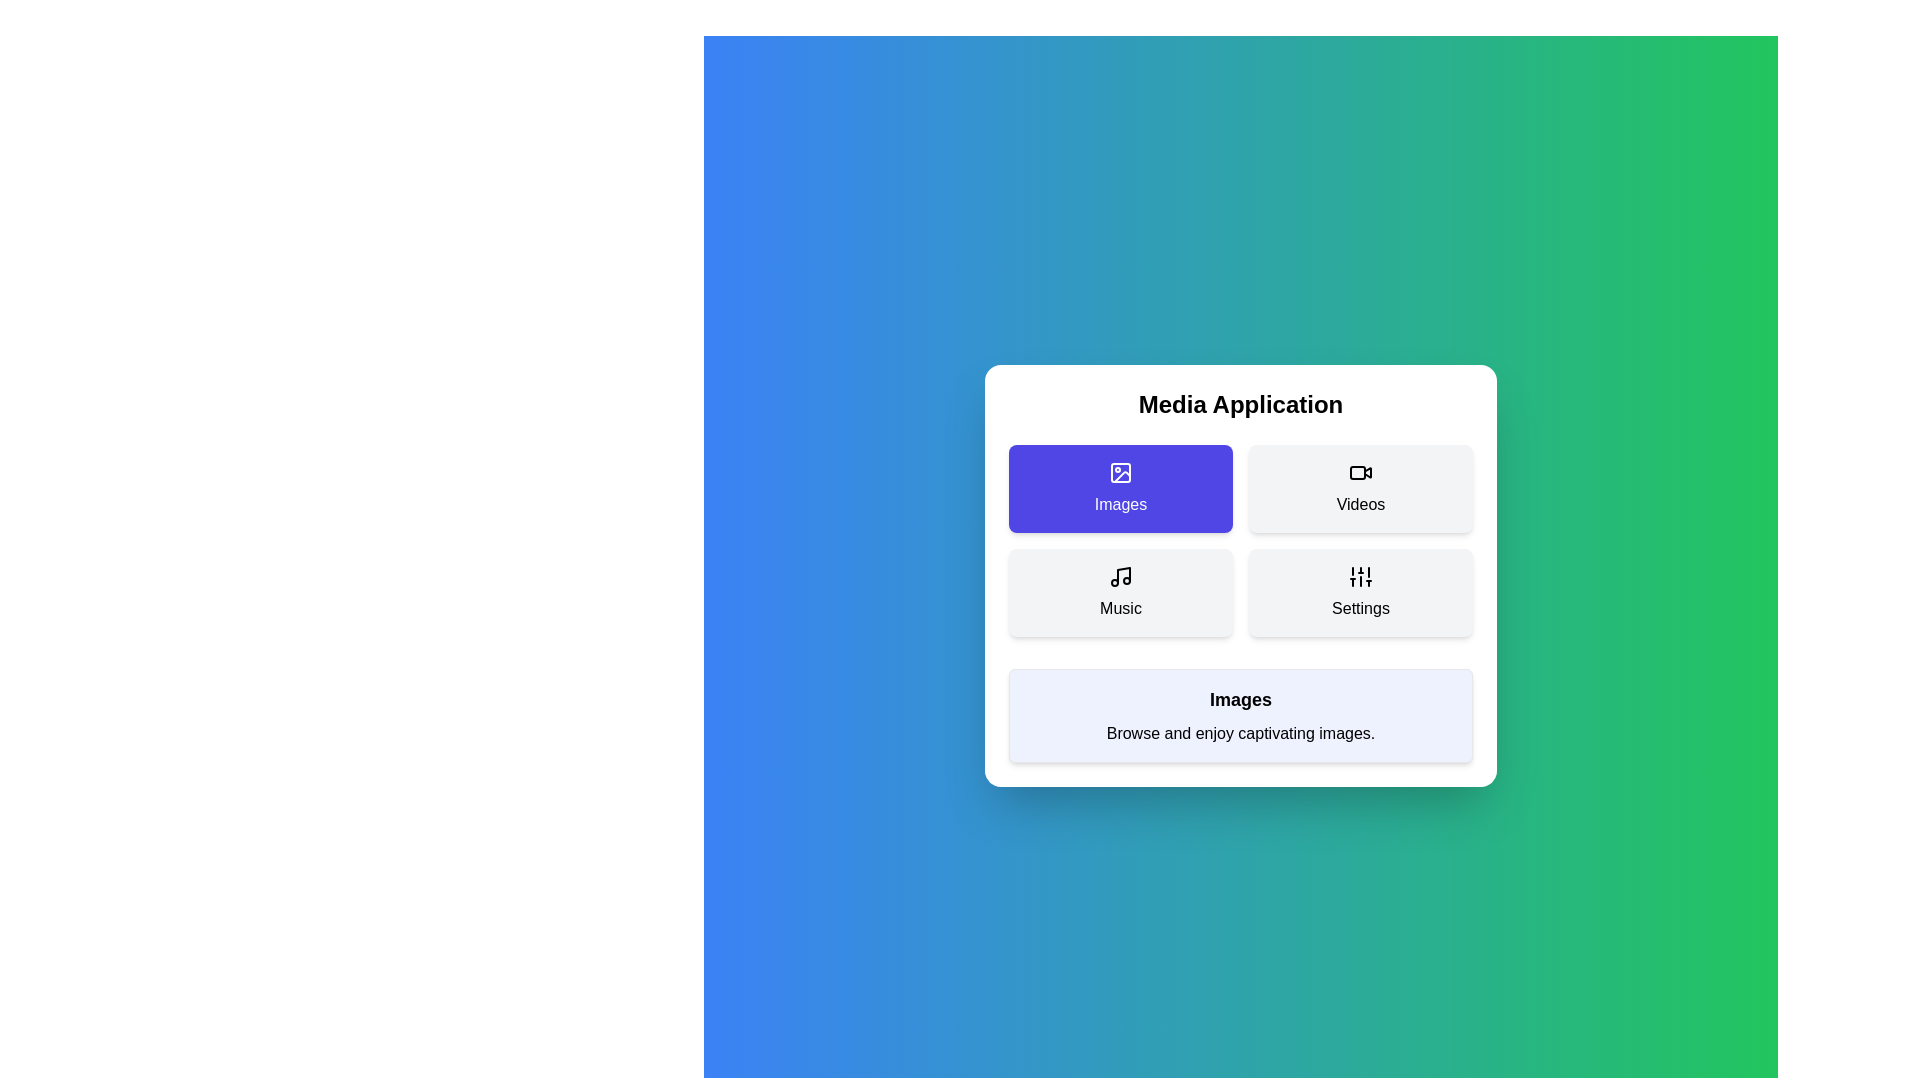  Describe the element at coordinates (1360, 489) in the screenshot. I see `the button corresponding to the menu item Videos` at that location.